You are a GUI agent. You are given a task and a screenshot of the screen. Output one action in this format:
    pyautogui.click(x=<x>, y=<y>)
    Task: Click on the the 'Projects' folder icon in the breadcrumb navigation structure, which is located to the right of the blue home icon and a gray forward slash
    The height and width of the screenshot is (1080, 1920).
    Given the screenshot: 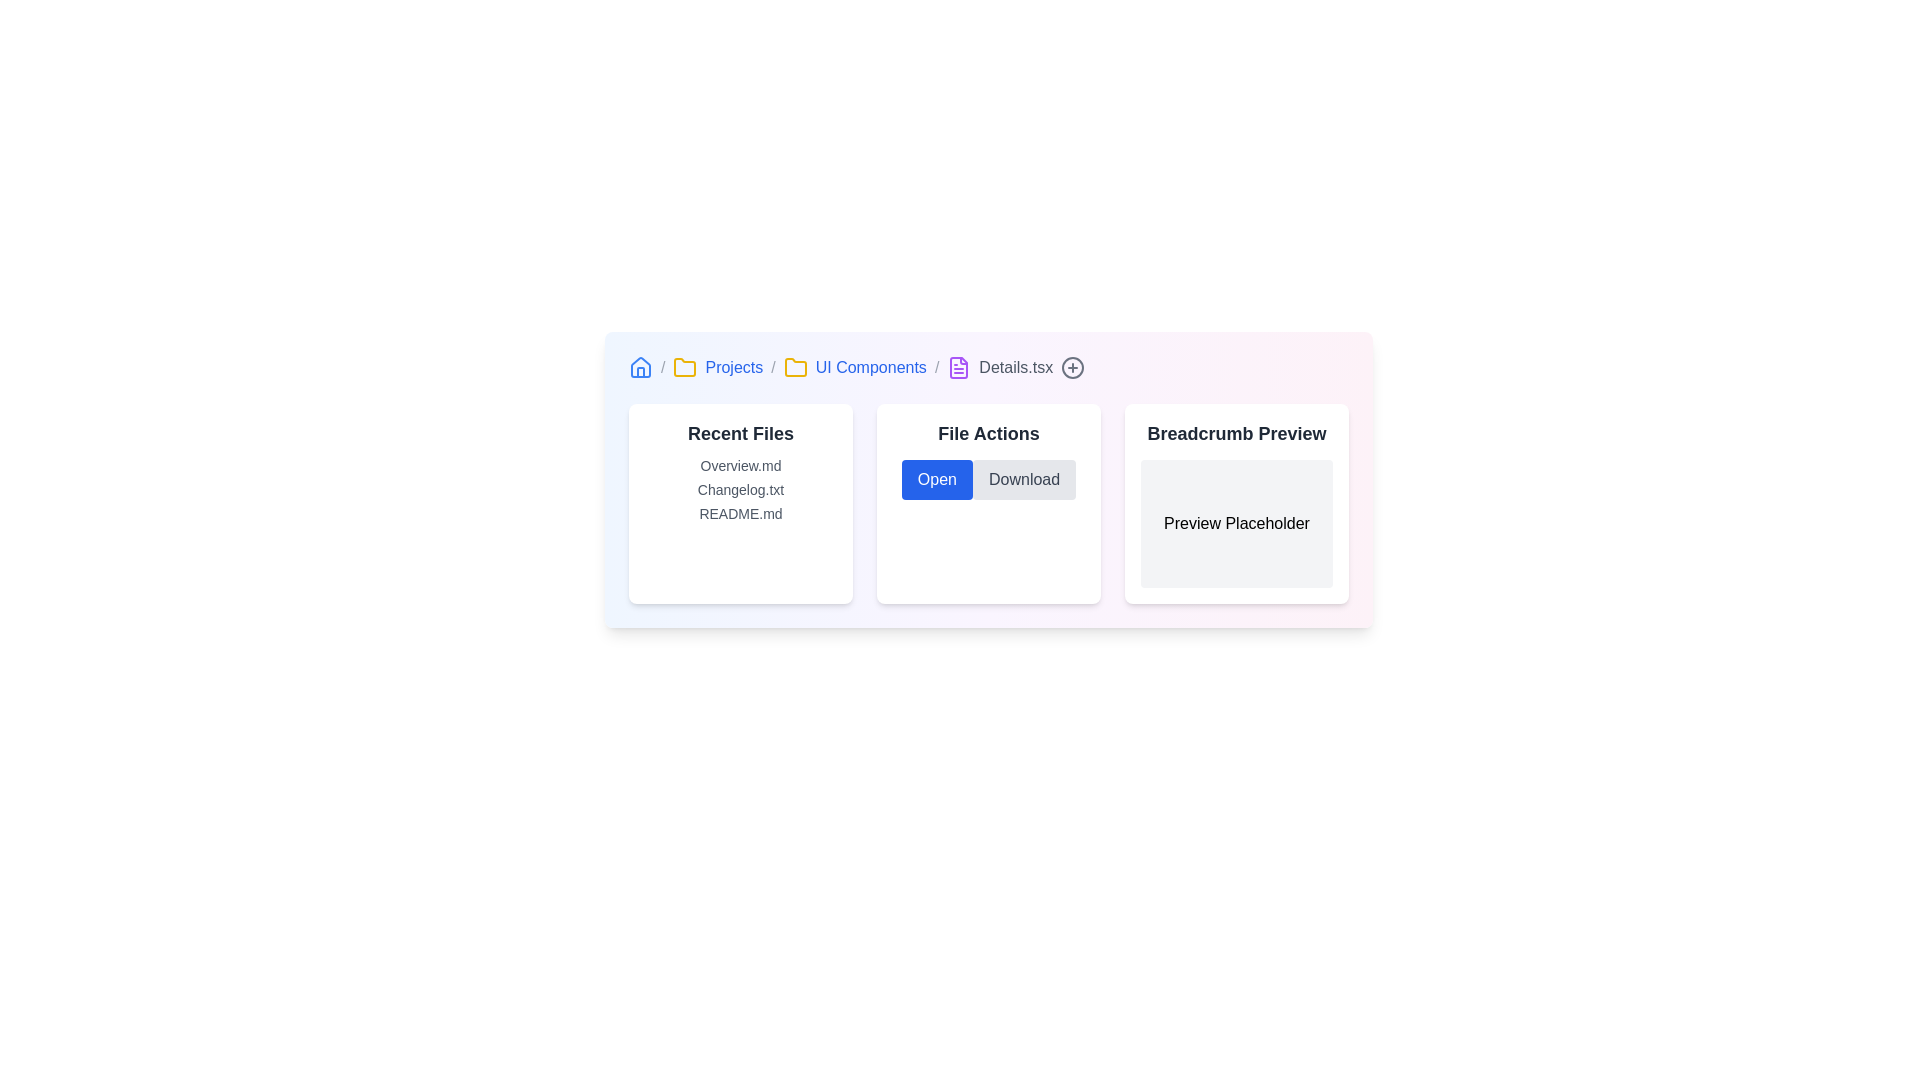 What is the action you would take?
    pyautogui.click(x=685, y=367)
    